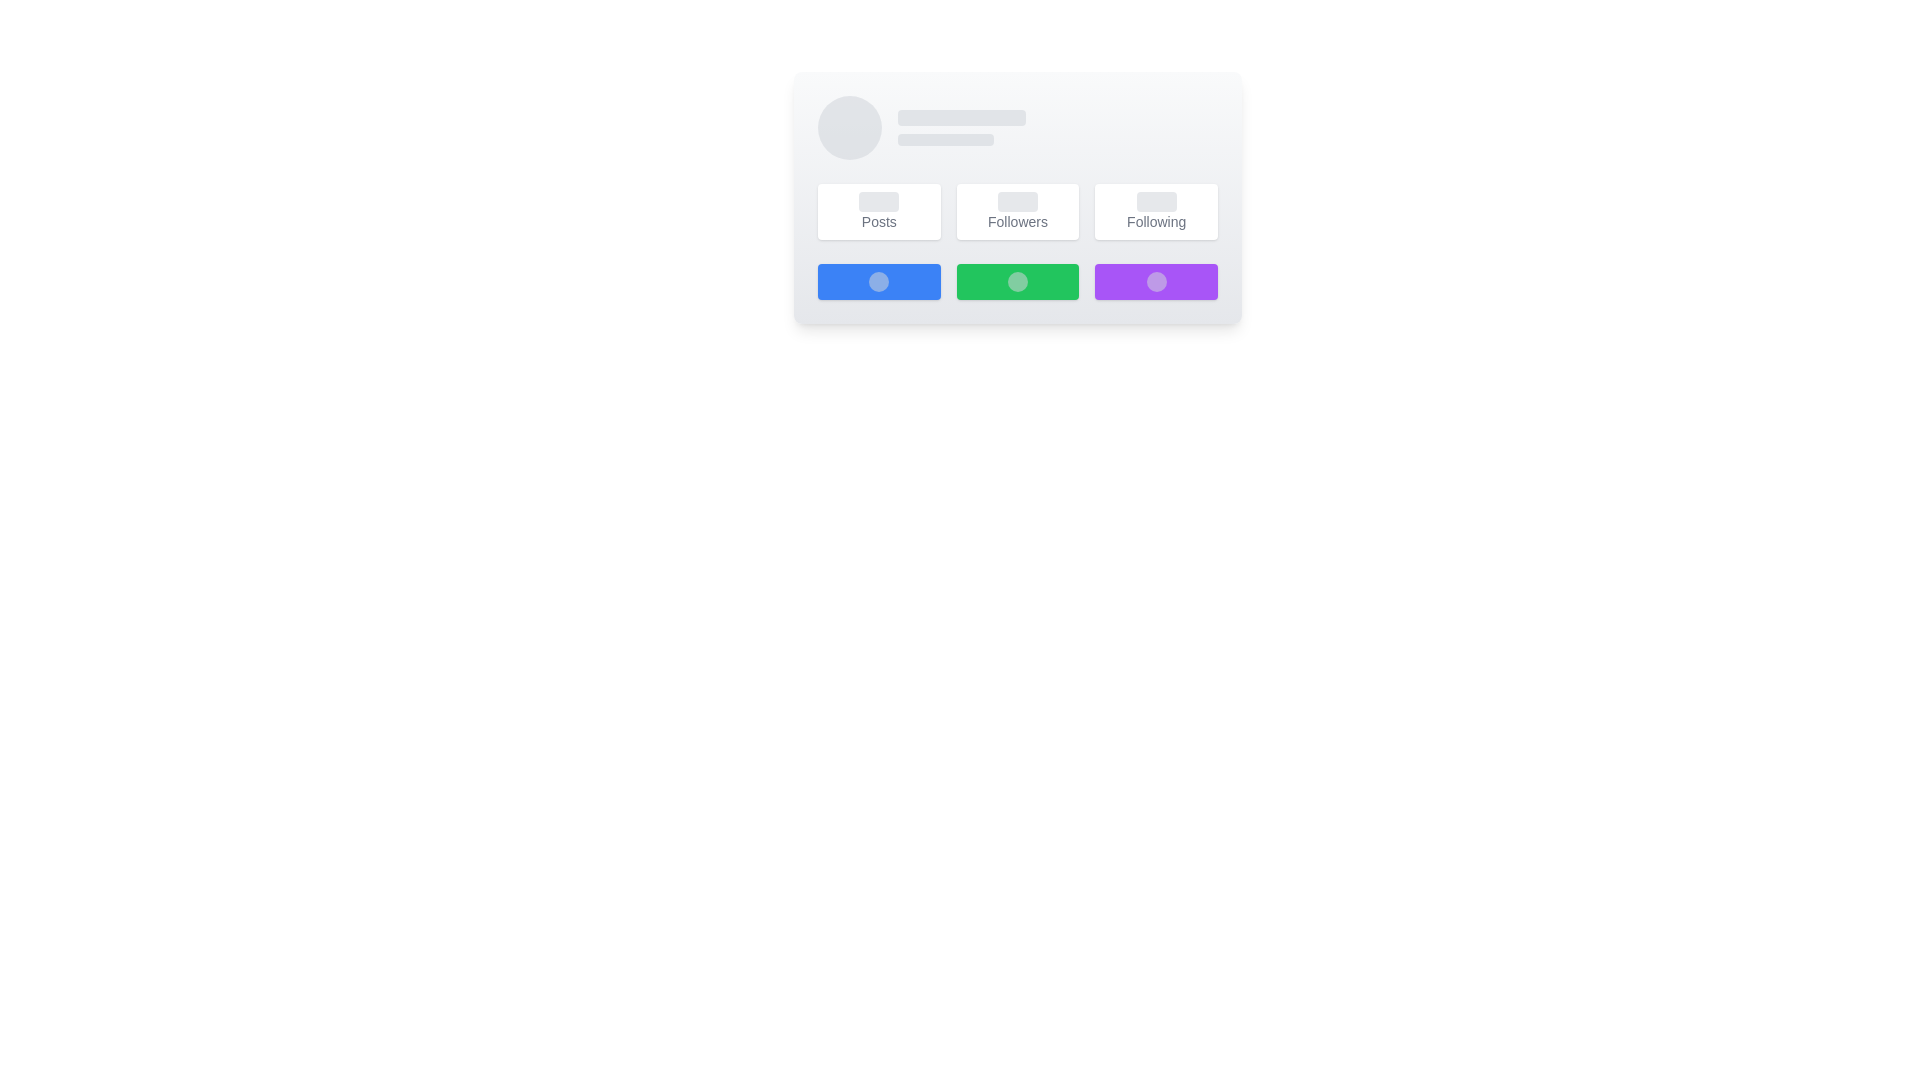 Image resolution: width=1920 pixels, height=1080 pixels. What do you see at coordinates (879, 201) in the screenshot?
I see `the visual display of the placeholder element with a light gray background, rounded corners, located at the top of the 'Posts' card` at bounding box center [879, 201].